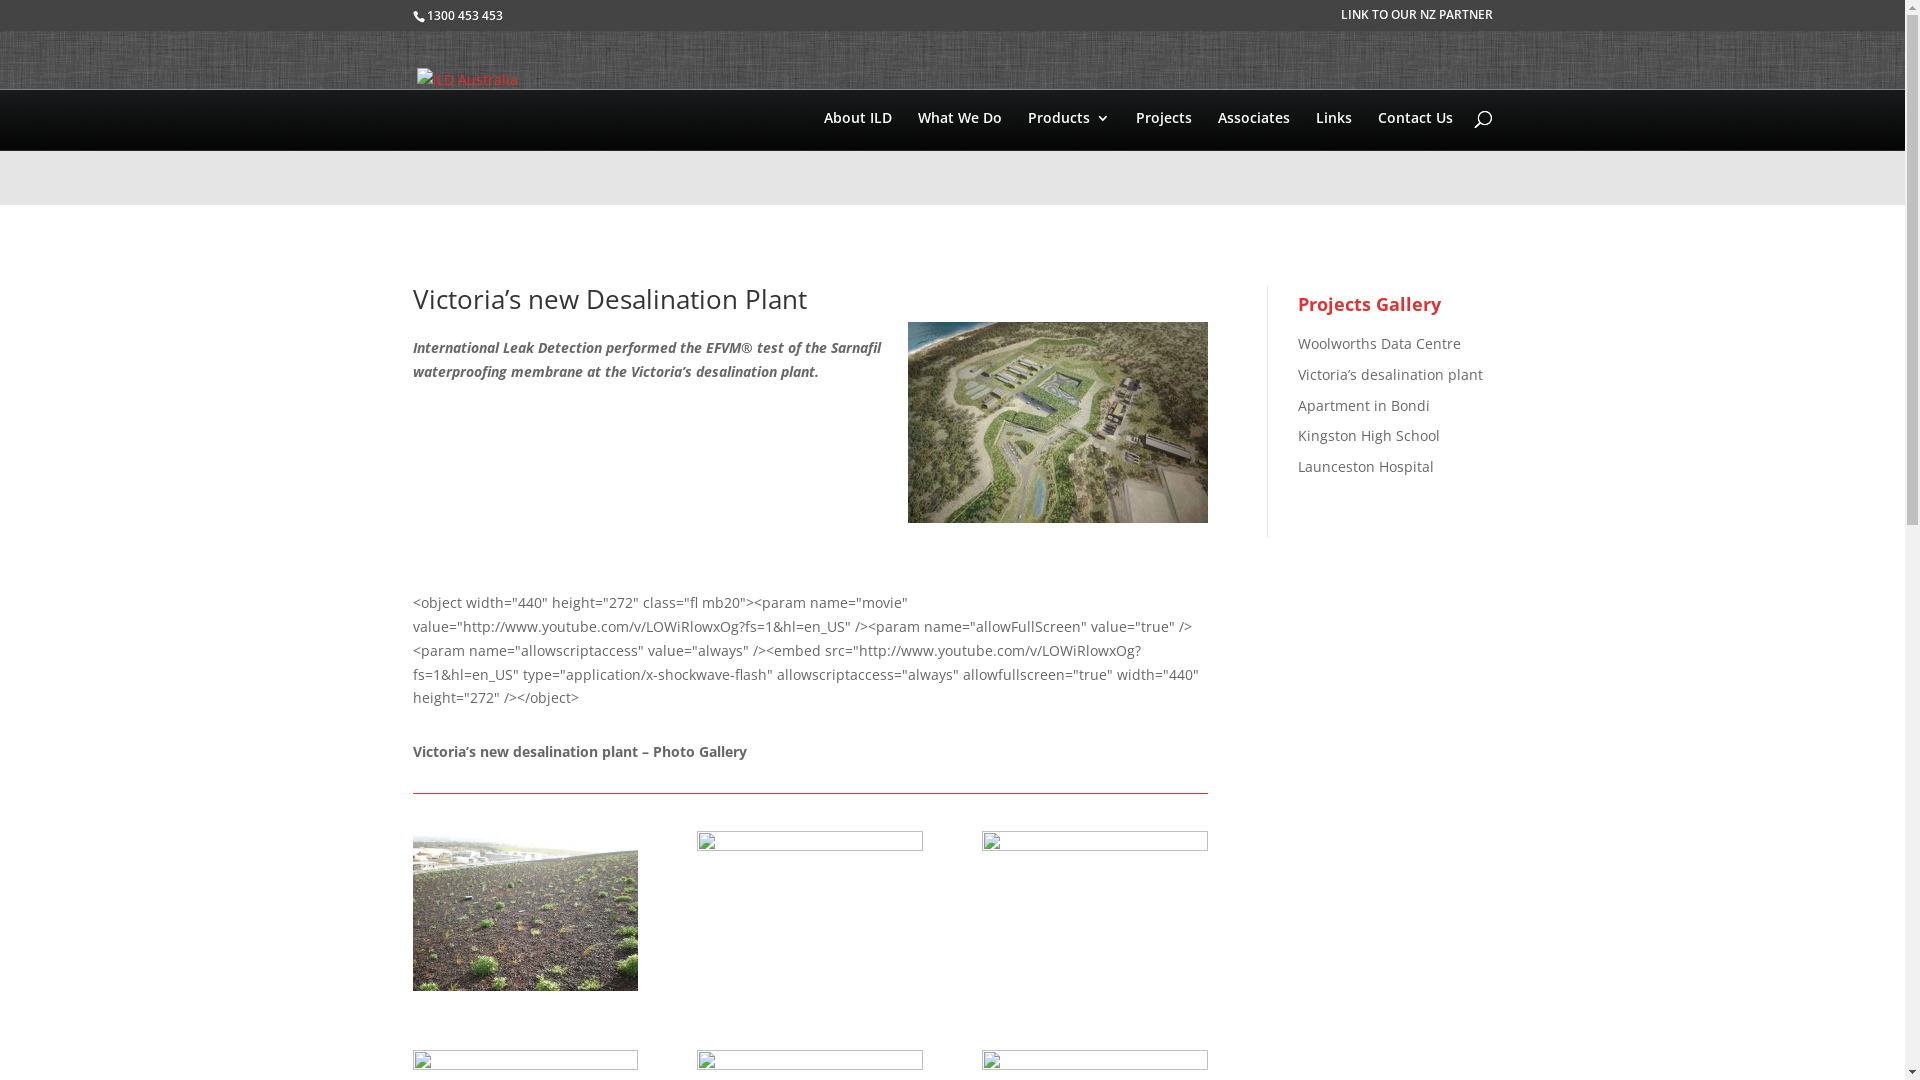  What do you see at coordinates (1415, 19) in the screenshot?
I see `'LINK TO OUR NZ PARTNER'` at bounding box center [1415, 19].